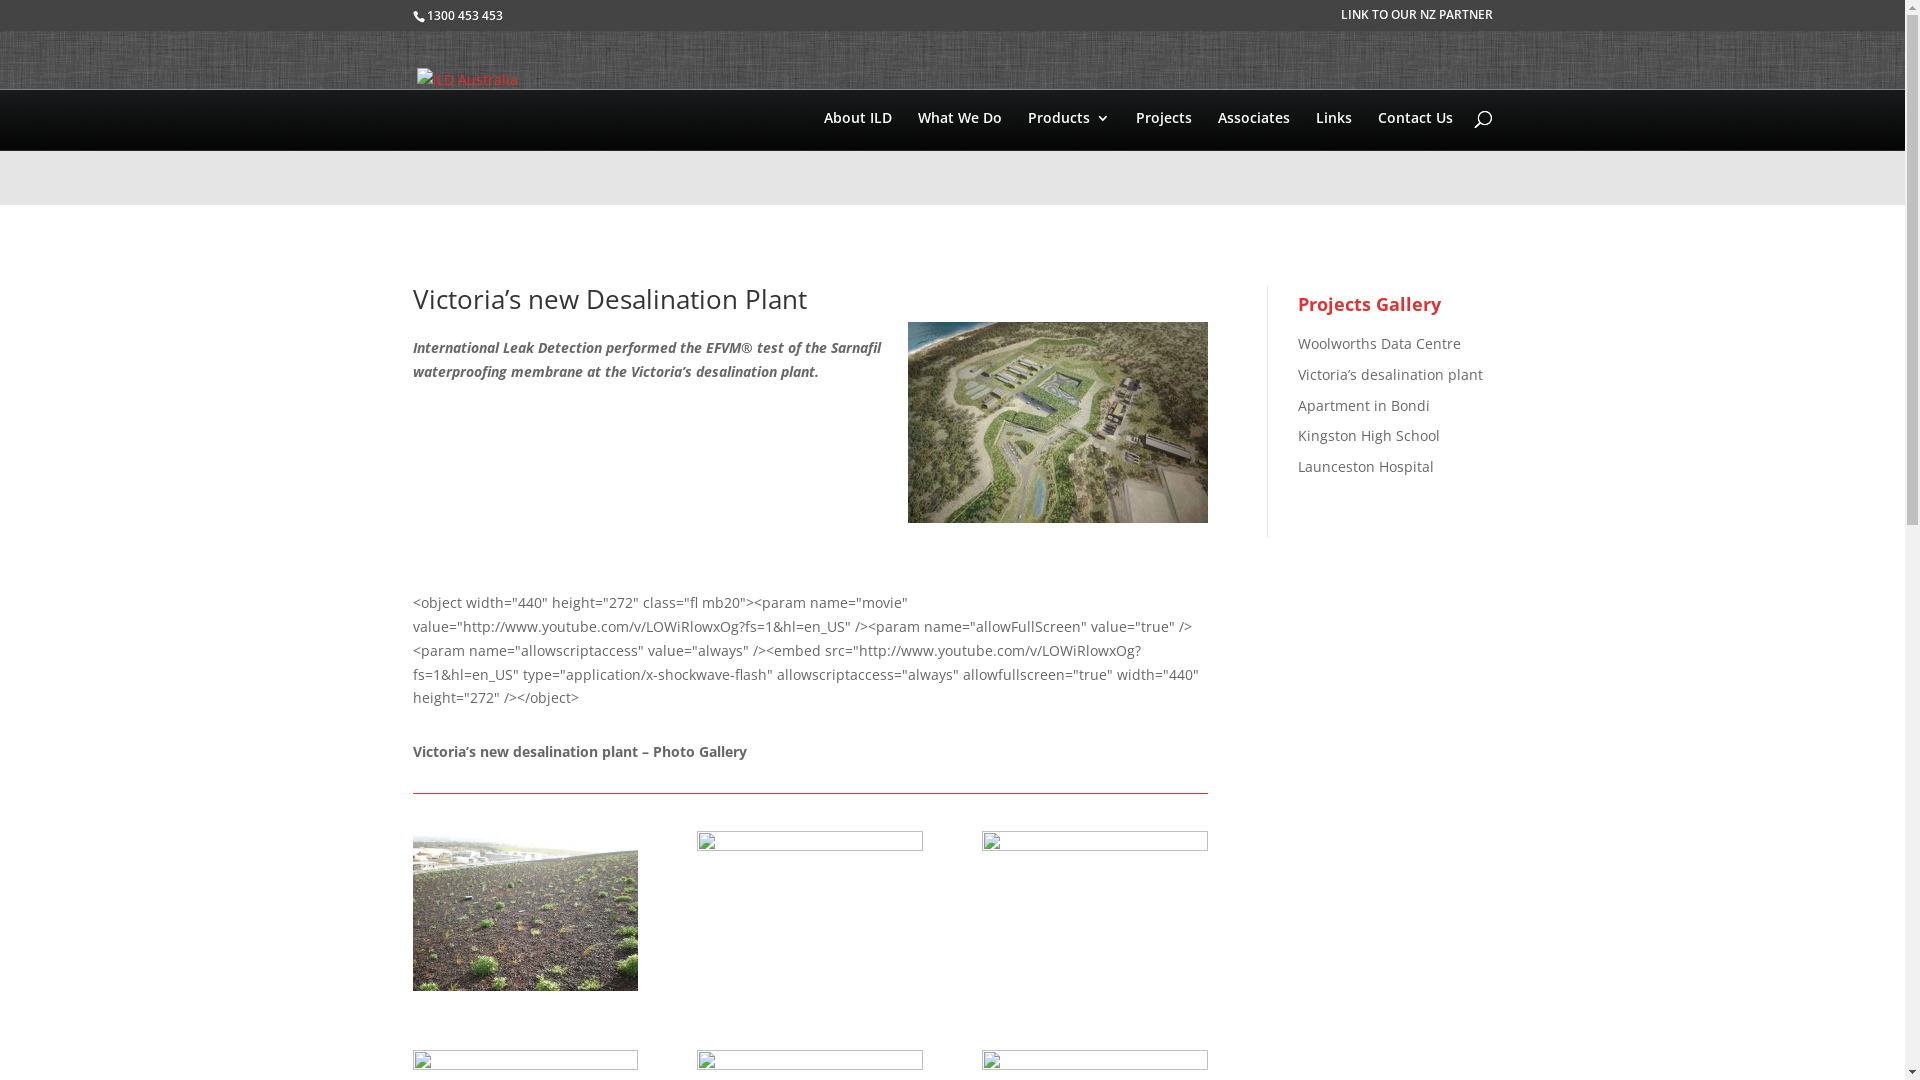  What do you see at coordinates (1415, 19) in the screenshot?
I see `'LINK TO OUR NZ PARTNER'` at bounding box center [1415, 19].